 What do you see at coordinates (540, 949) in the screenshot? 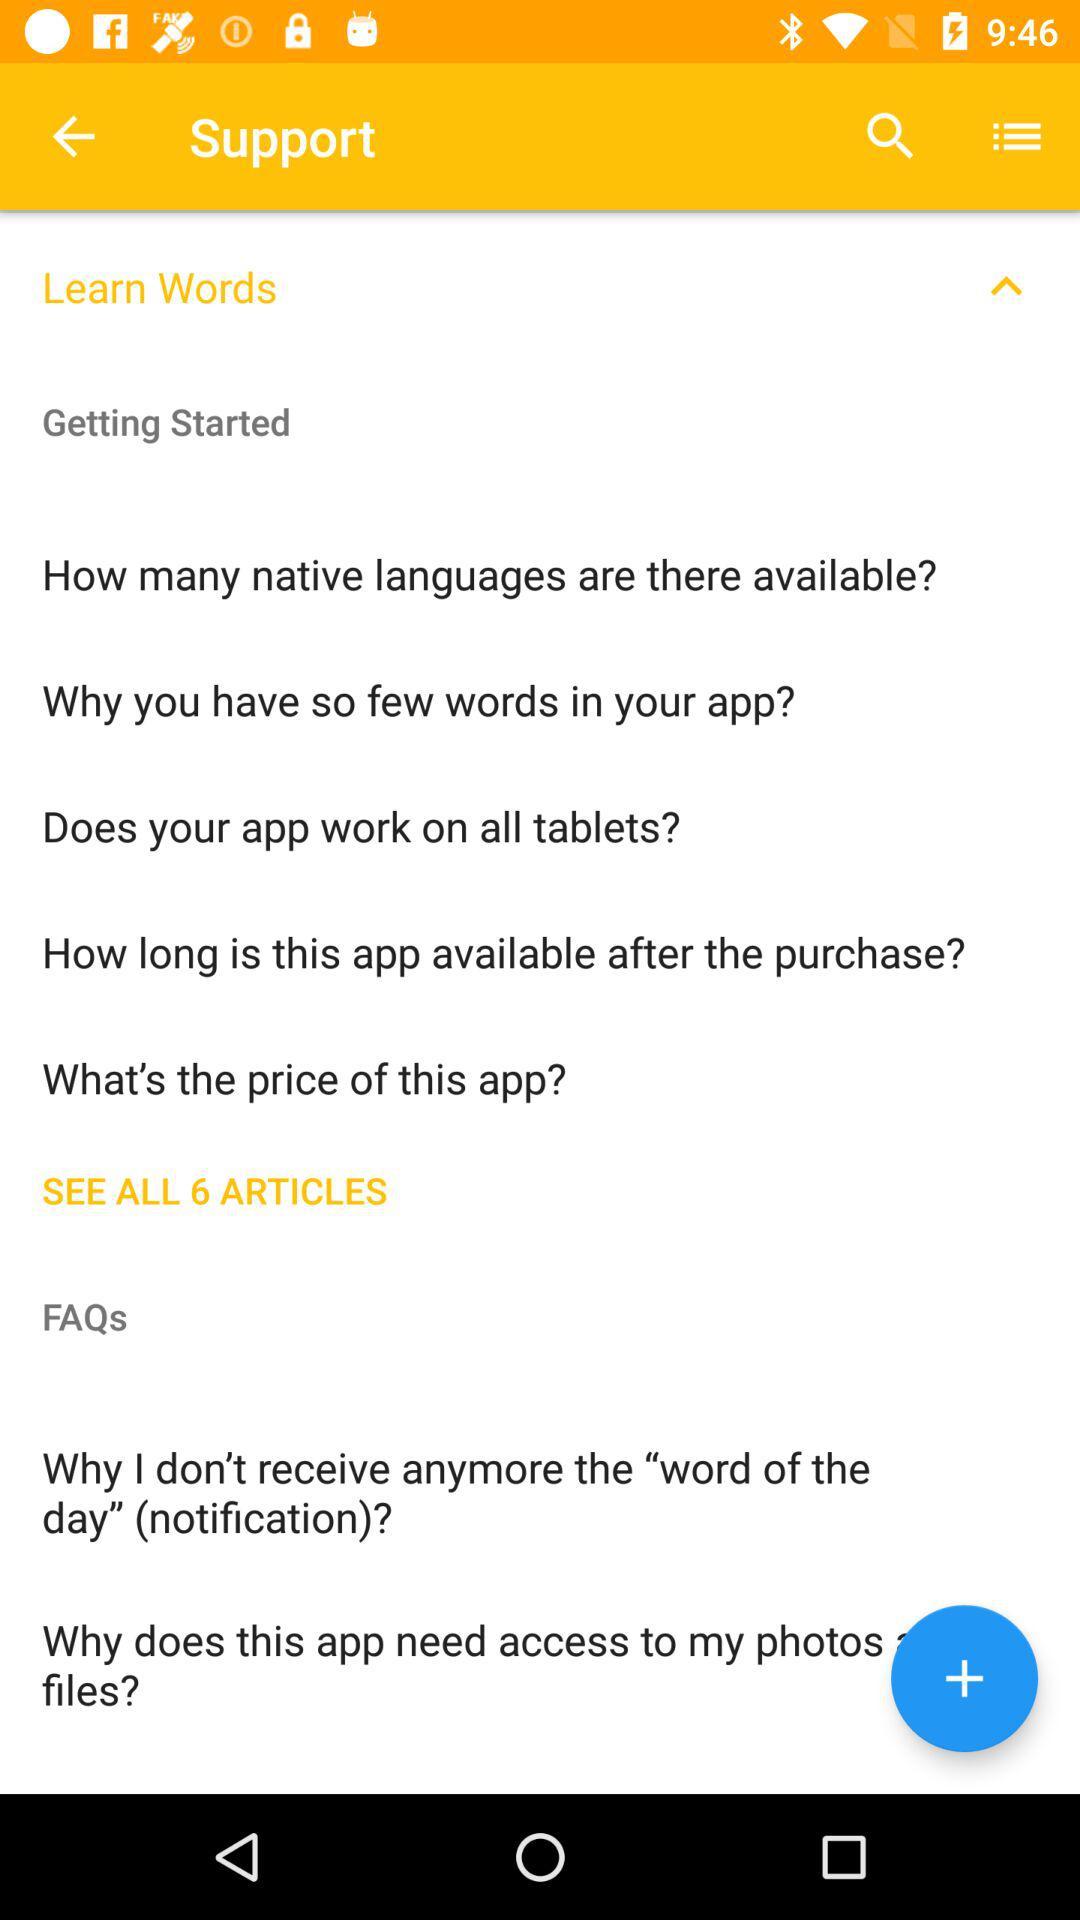
I see `the how long is icon` at bounding box center [540, 949].